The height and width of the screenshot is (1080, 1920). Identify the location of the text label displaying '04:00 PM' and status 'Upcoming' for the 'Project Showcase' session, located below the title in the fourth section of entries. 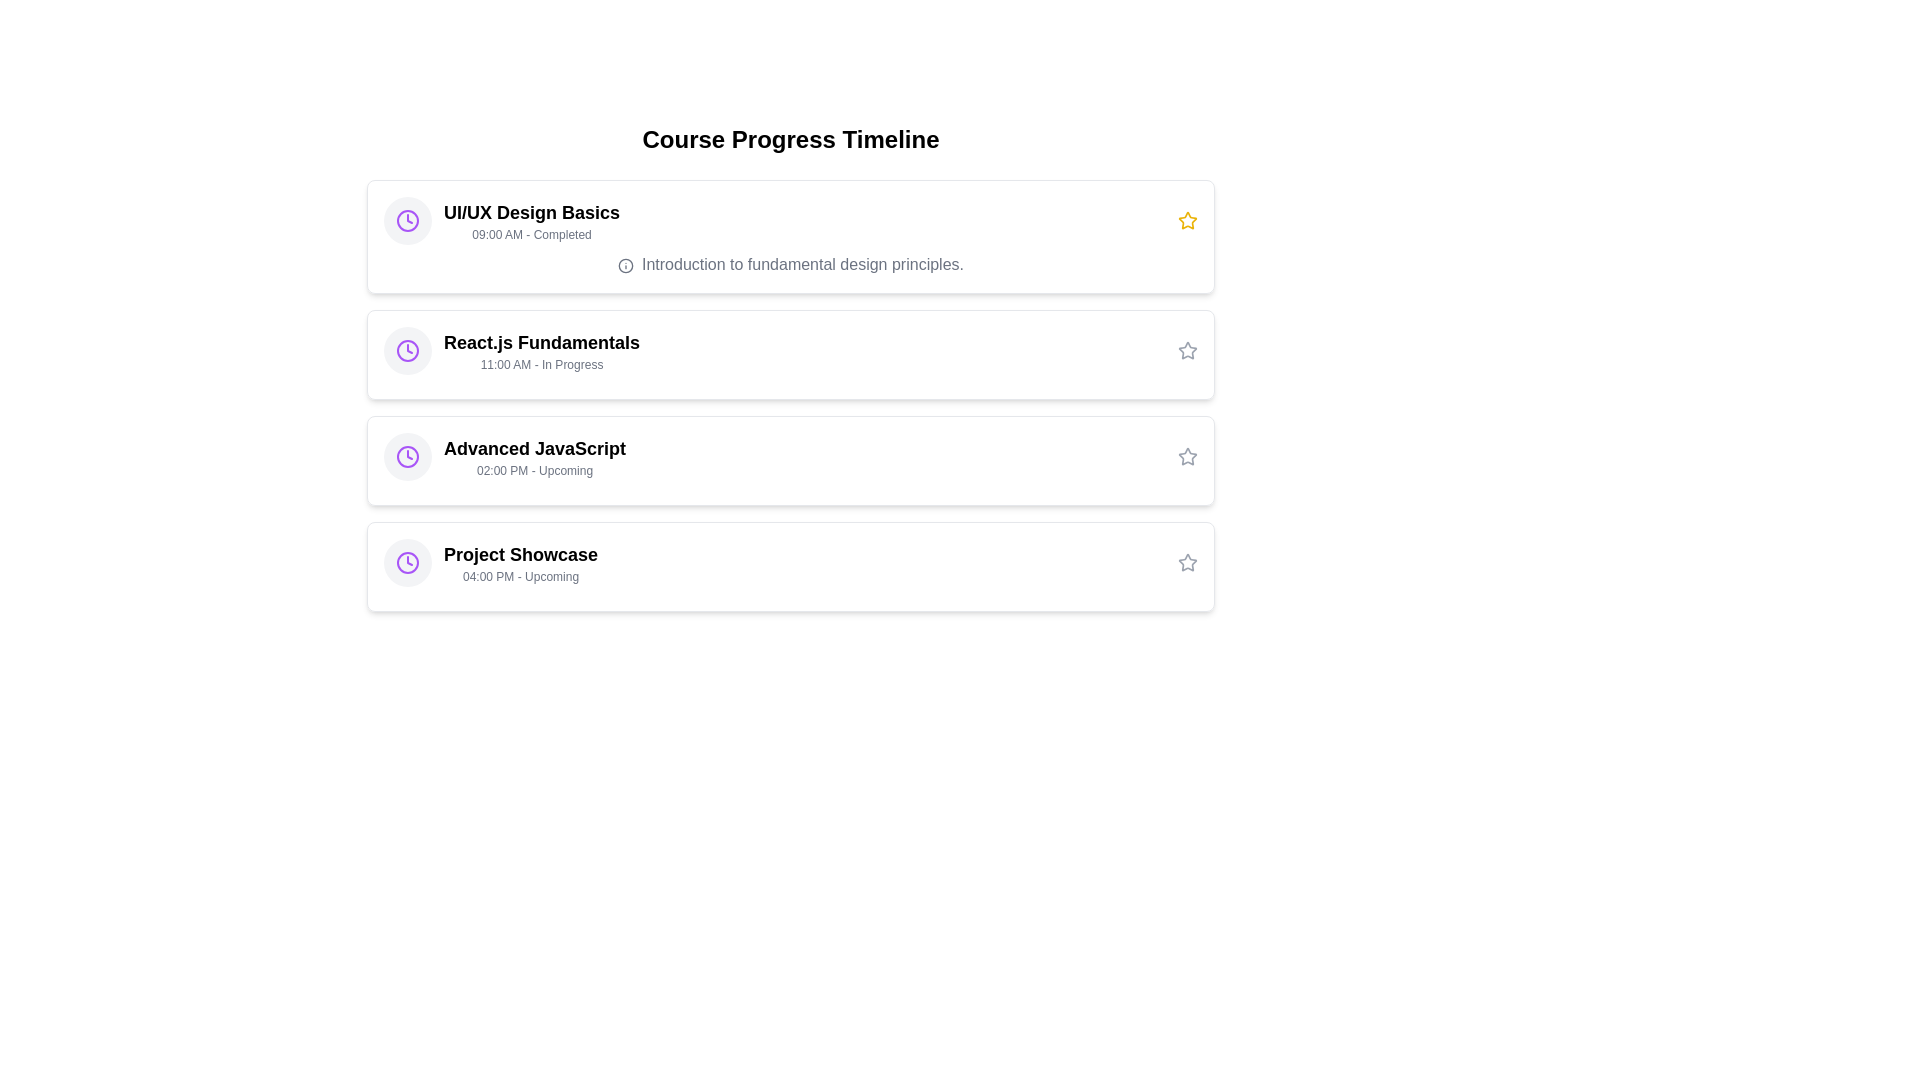
(521, 577).